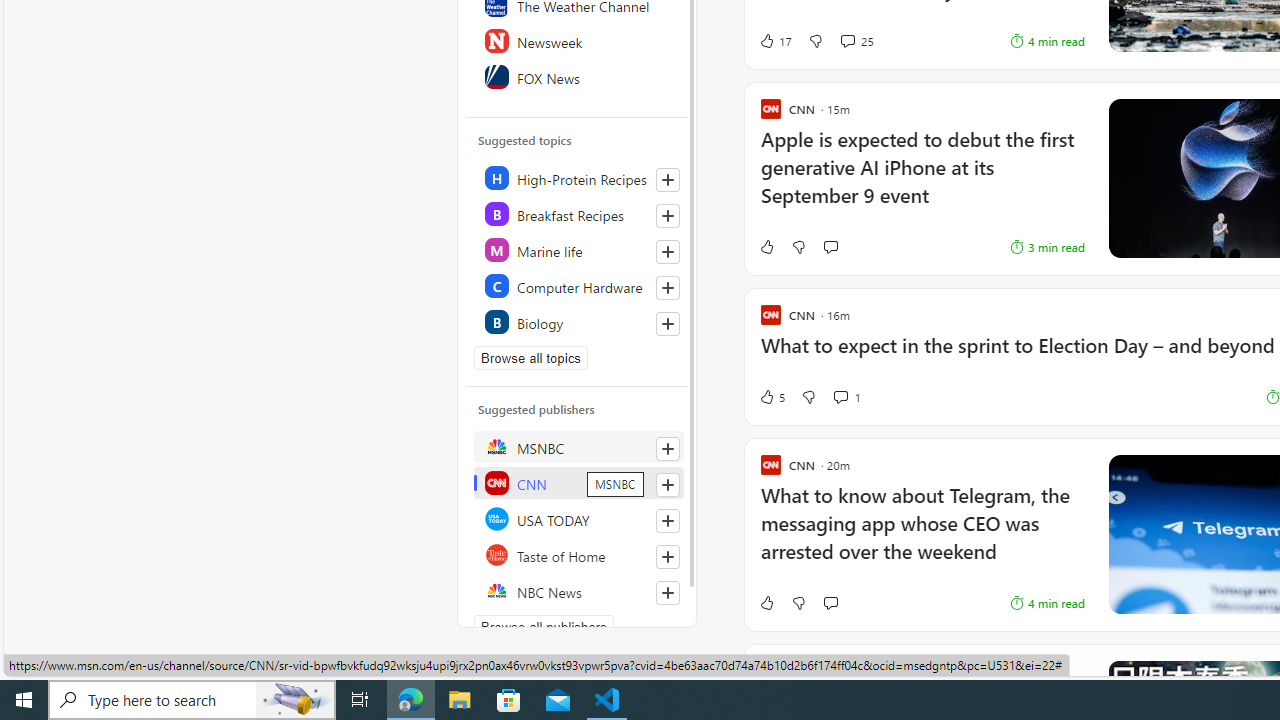 The image size is (1280, 720). Describe the element at coordinates (667, 323) in the screenshot. I see `'Follow this topic'` at that location.